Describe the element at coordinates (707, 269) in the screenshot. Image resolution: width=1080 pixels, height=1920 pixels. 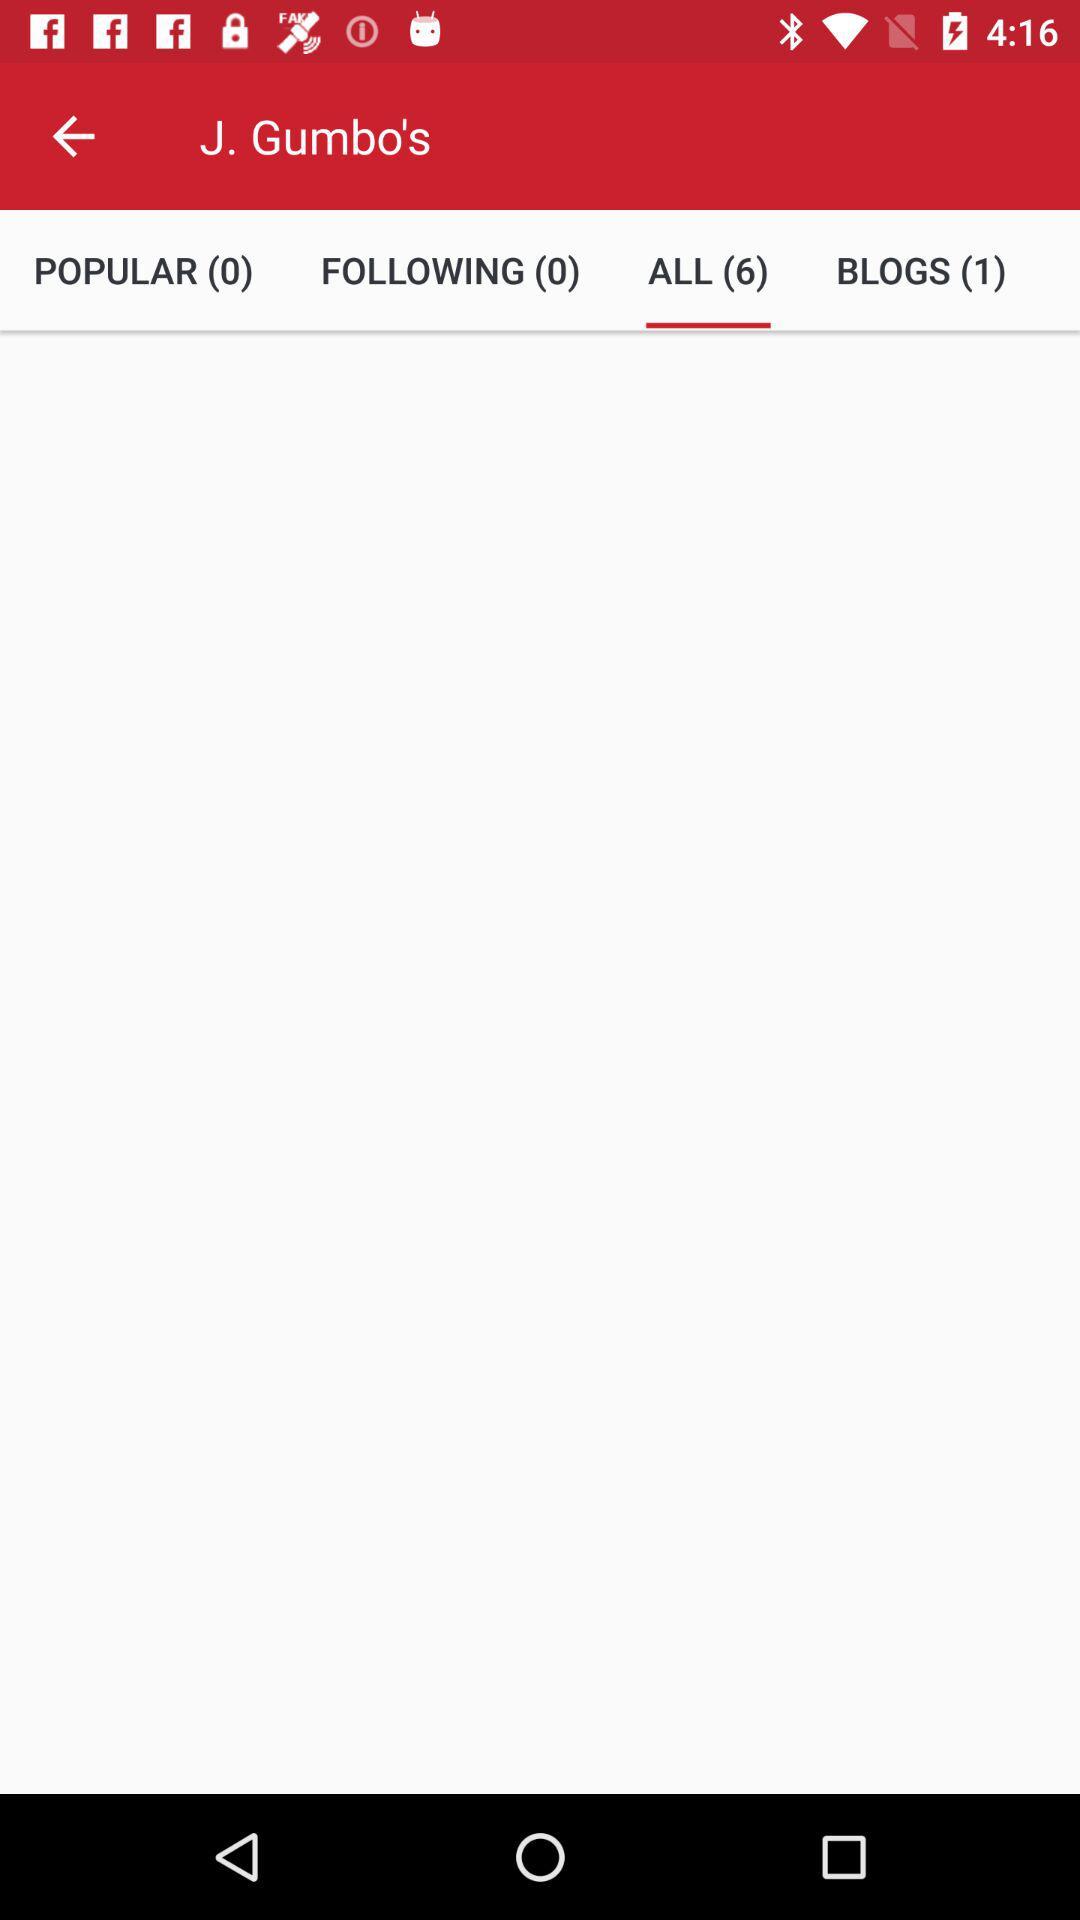
I see `the all (6) icon` at that location.